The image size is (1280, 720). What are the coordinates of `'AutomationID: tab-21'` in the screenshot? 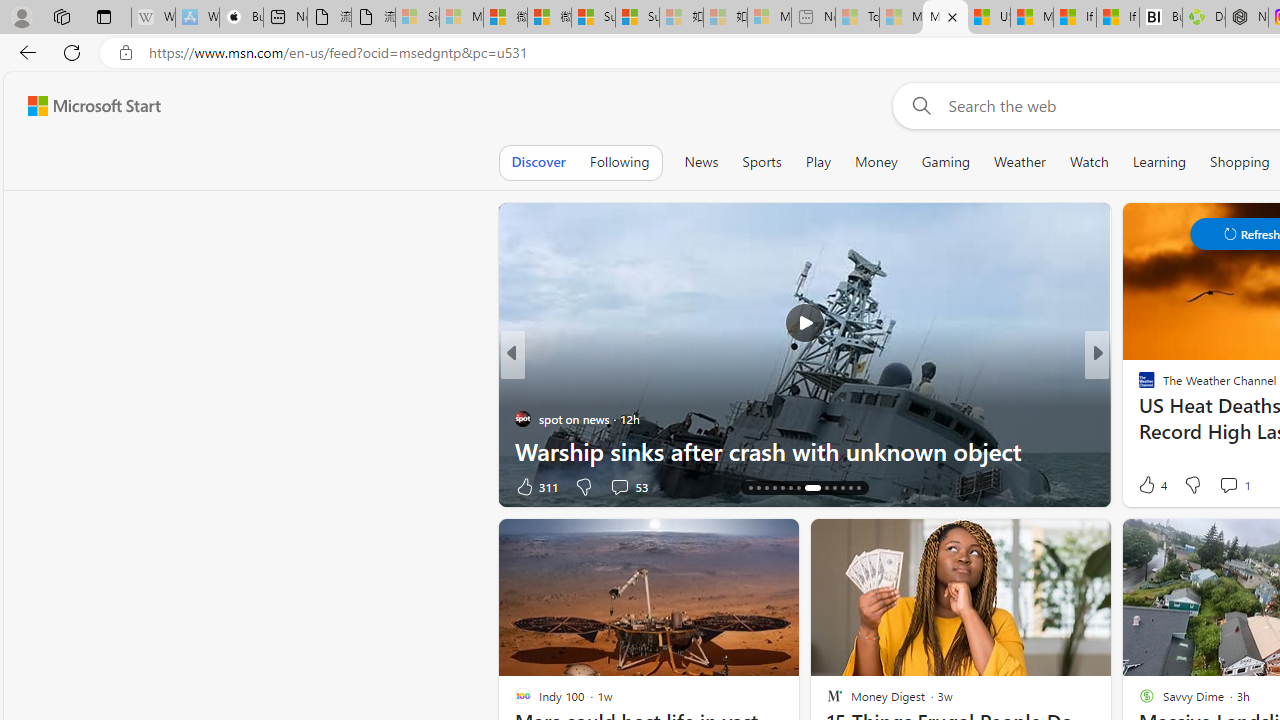 It's located at (812, 488).